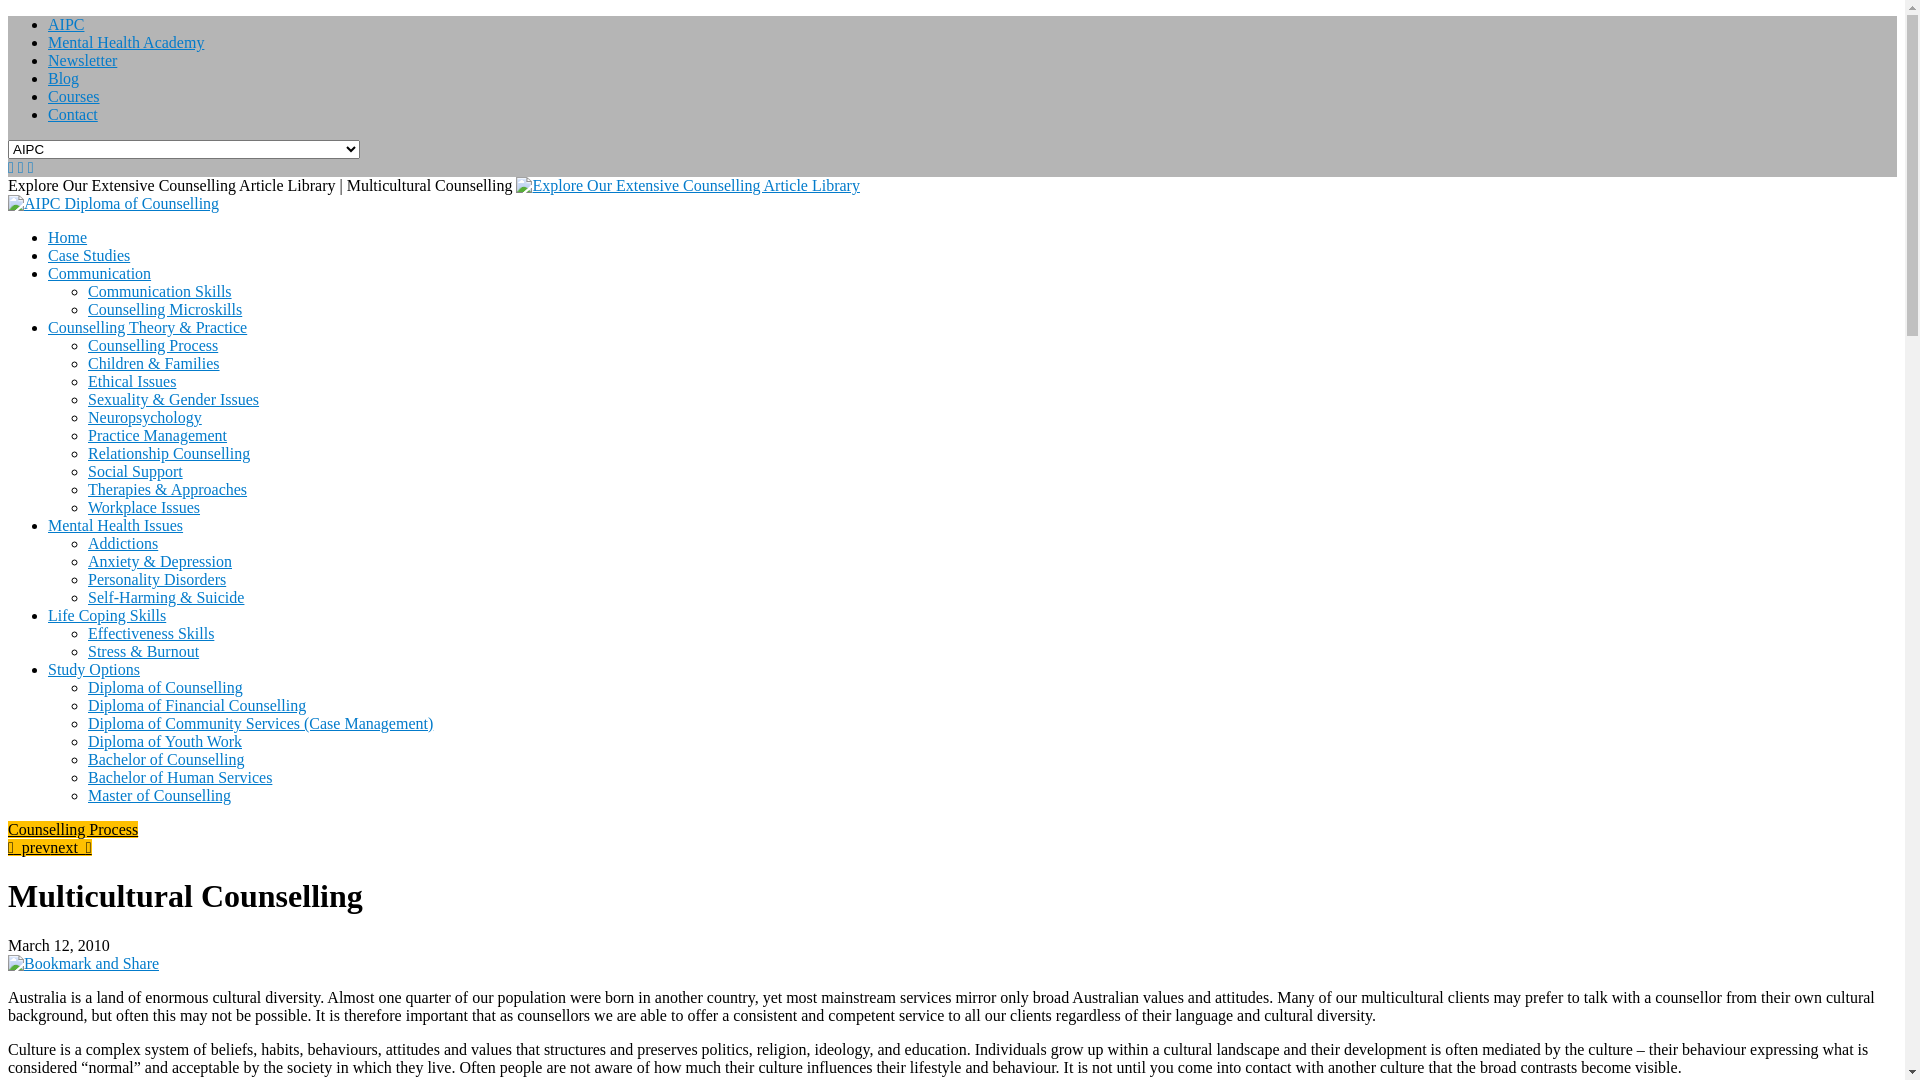  What do you see at coordinates (98, 273) in the screenshot?
I see `'Communication'` at bounding box center [98, 273].